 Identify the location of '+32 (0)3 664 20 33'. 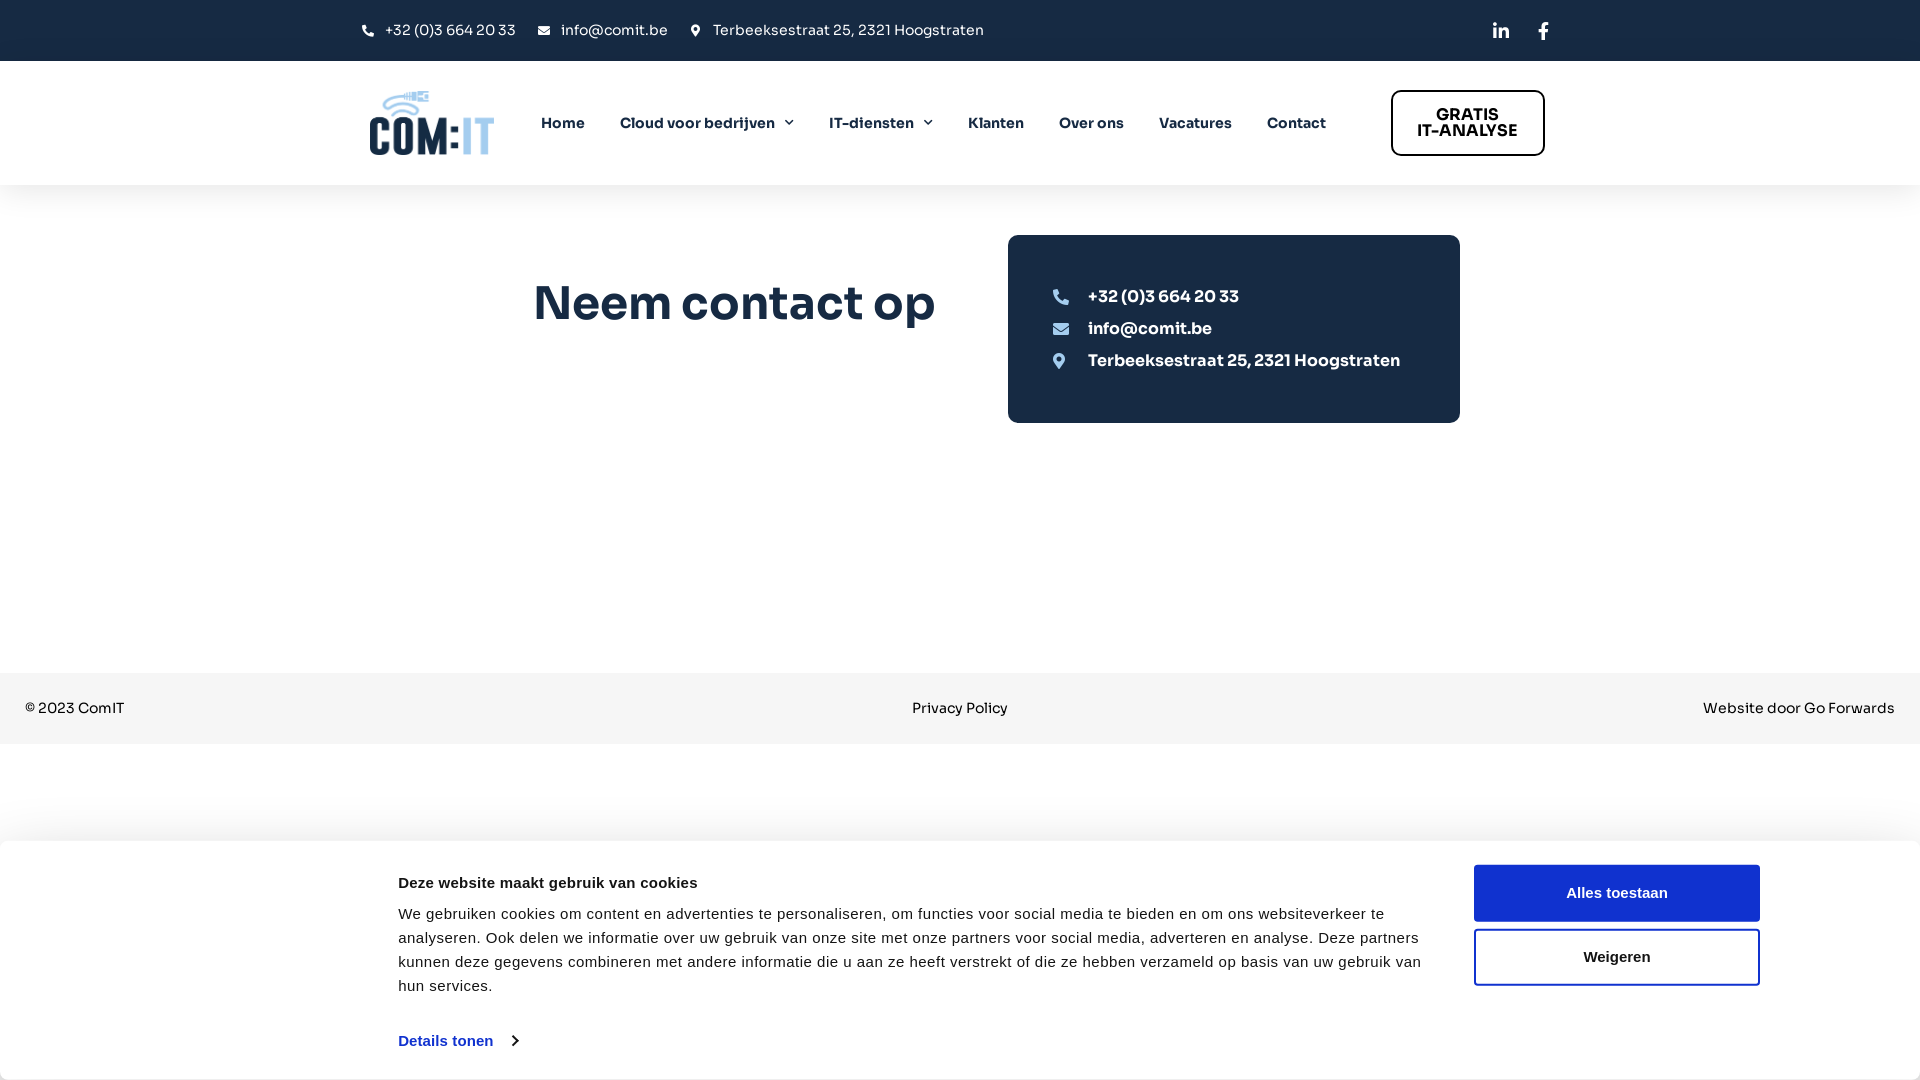
(1242, 296).